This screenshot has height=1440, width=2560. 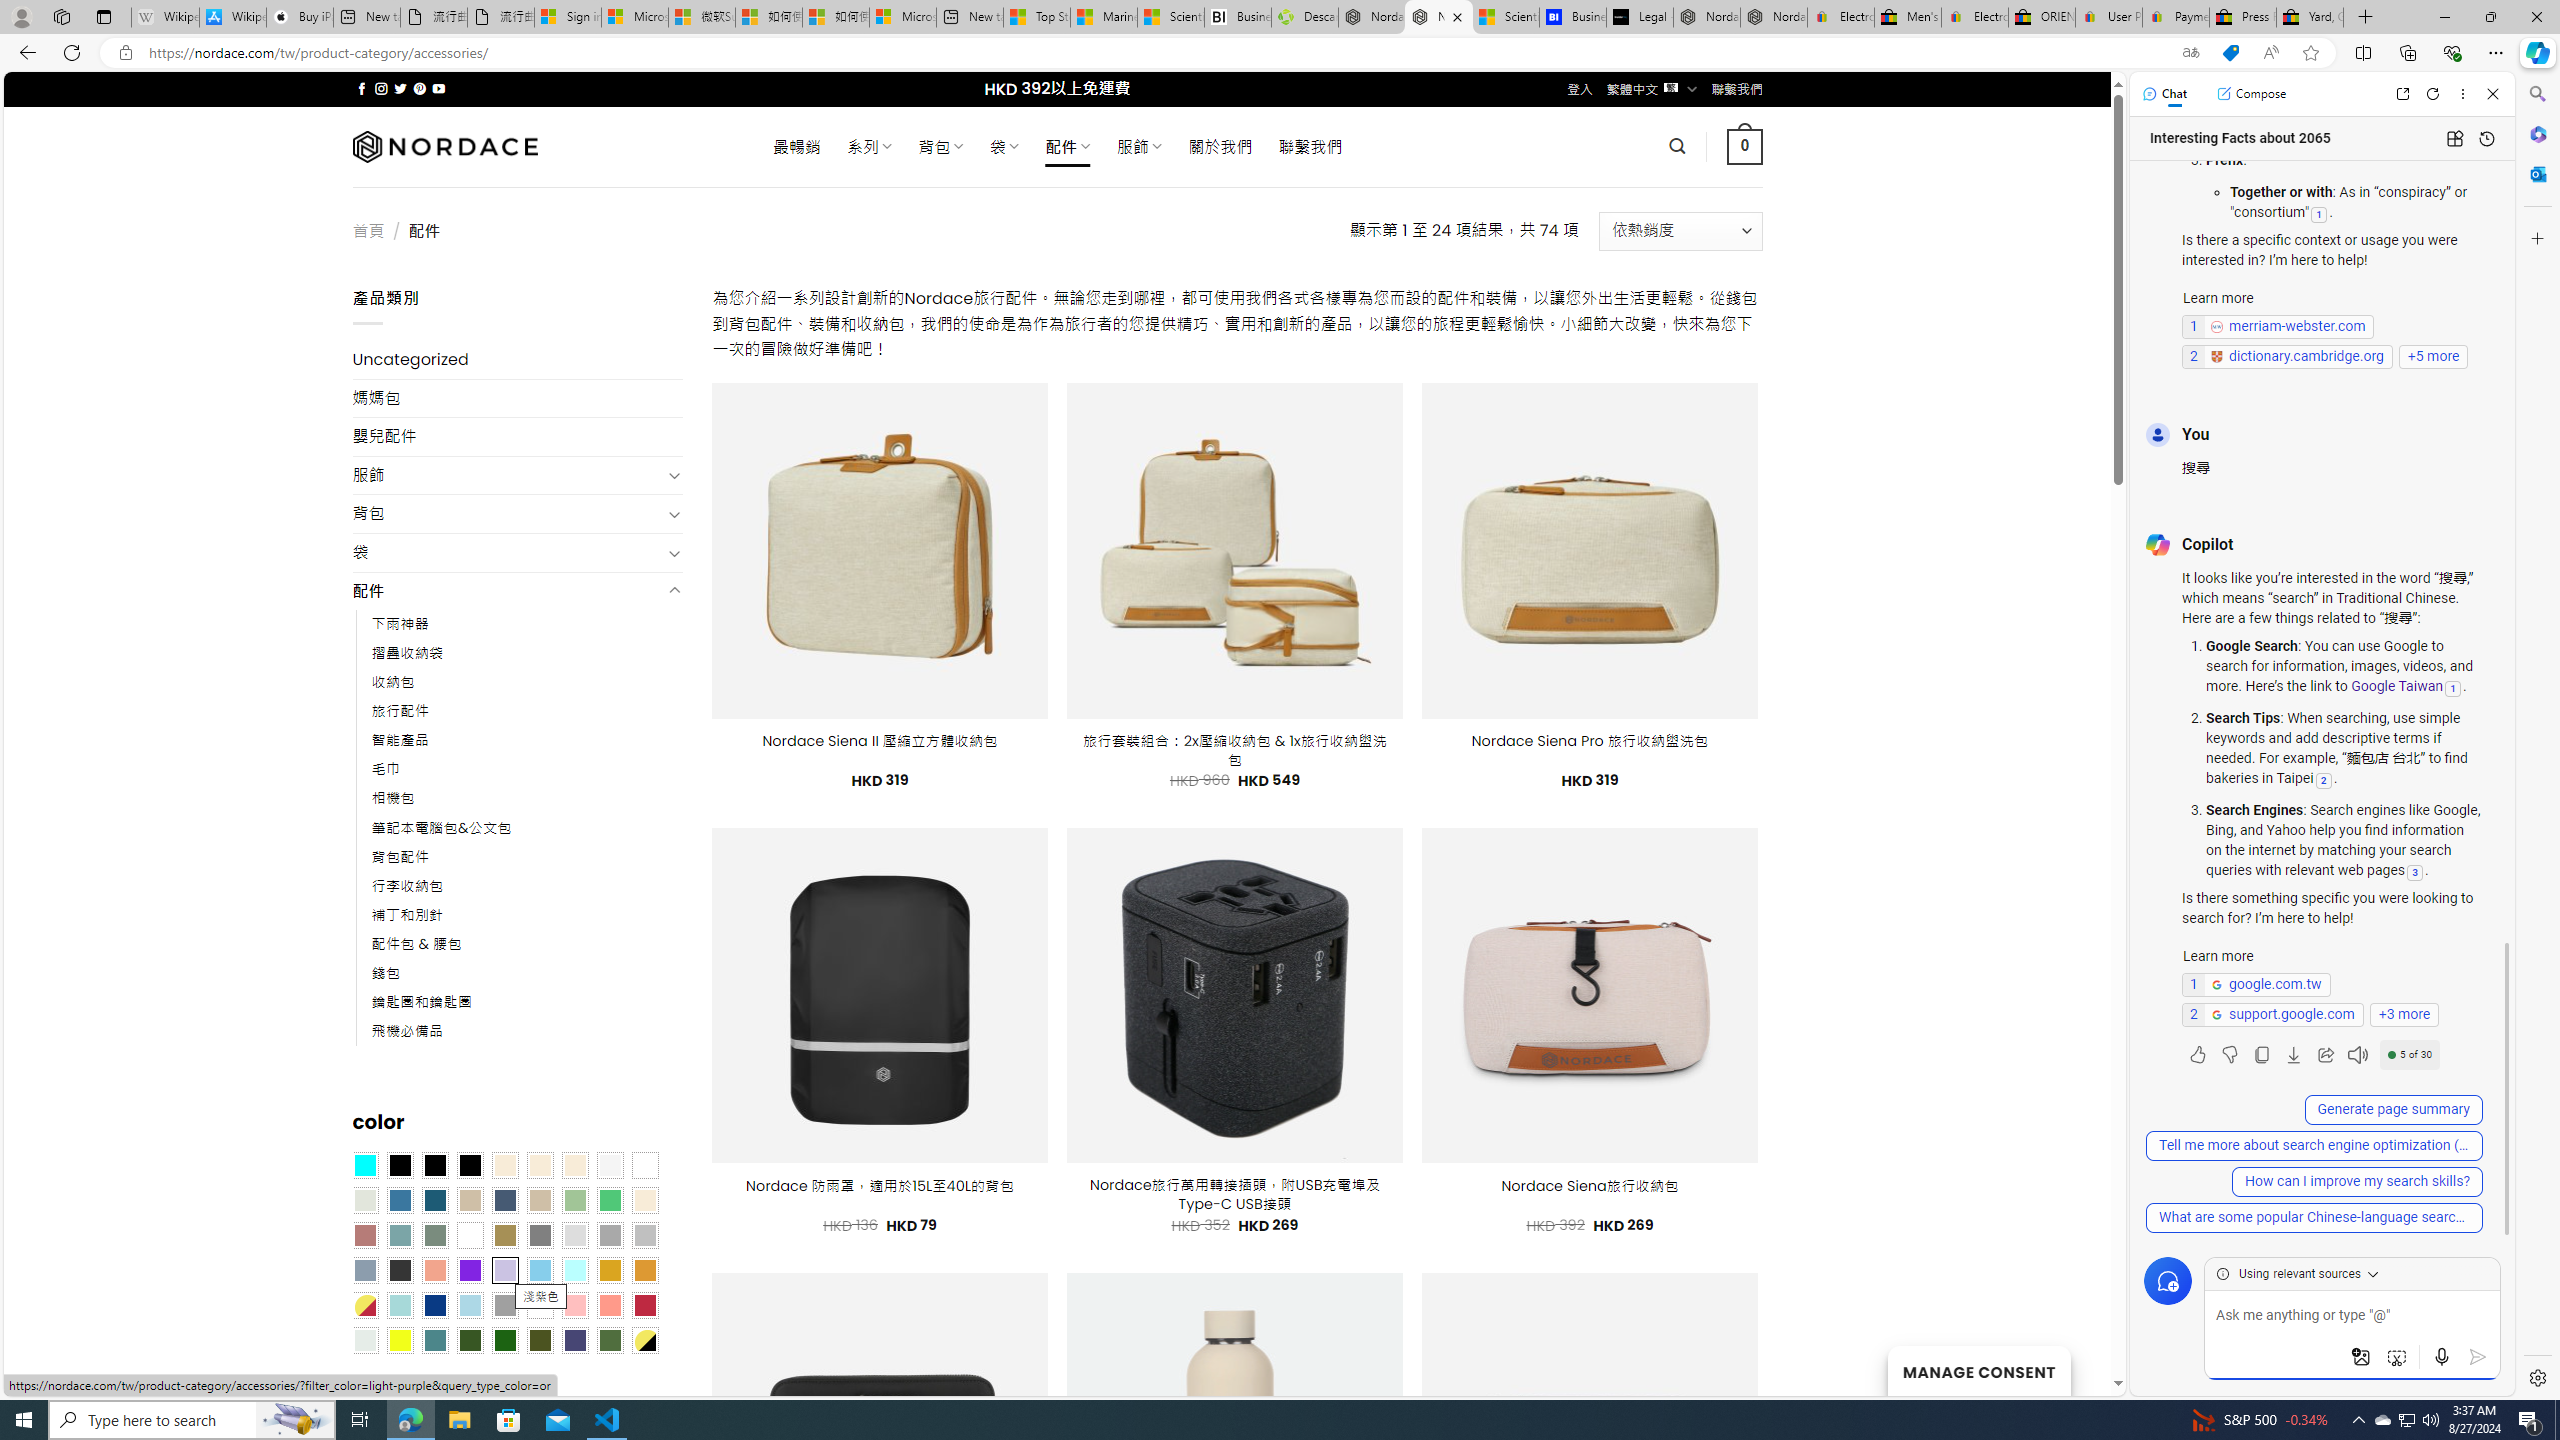 I want to click on '  0  ', so click(x=1744, y=145).